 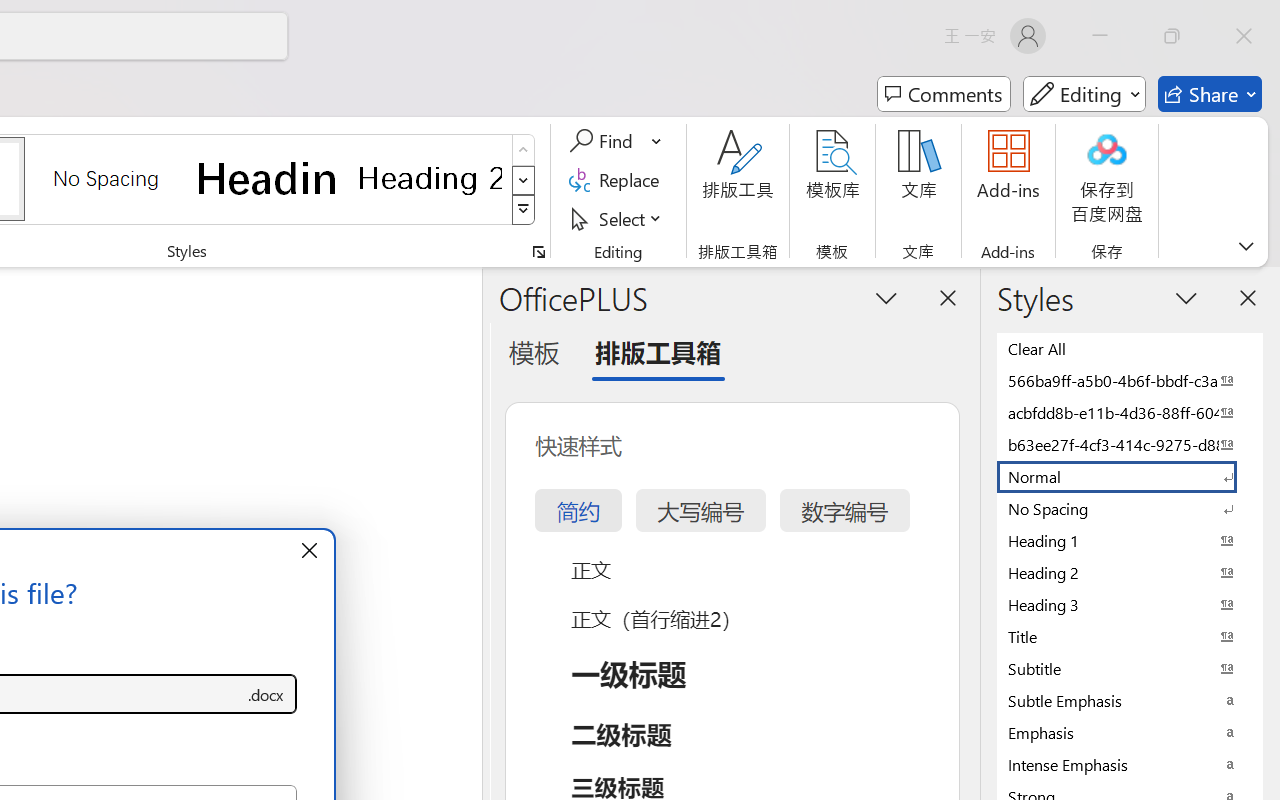 What do you see at coordinates (1130, 604) in the screenshot?
I see `'Heading 3'` at bounding box center [1130, 604].